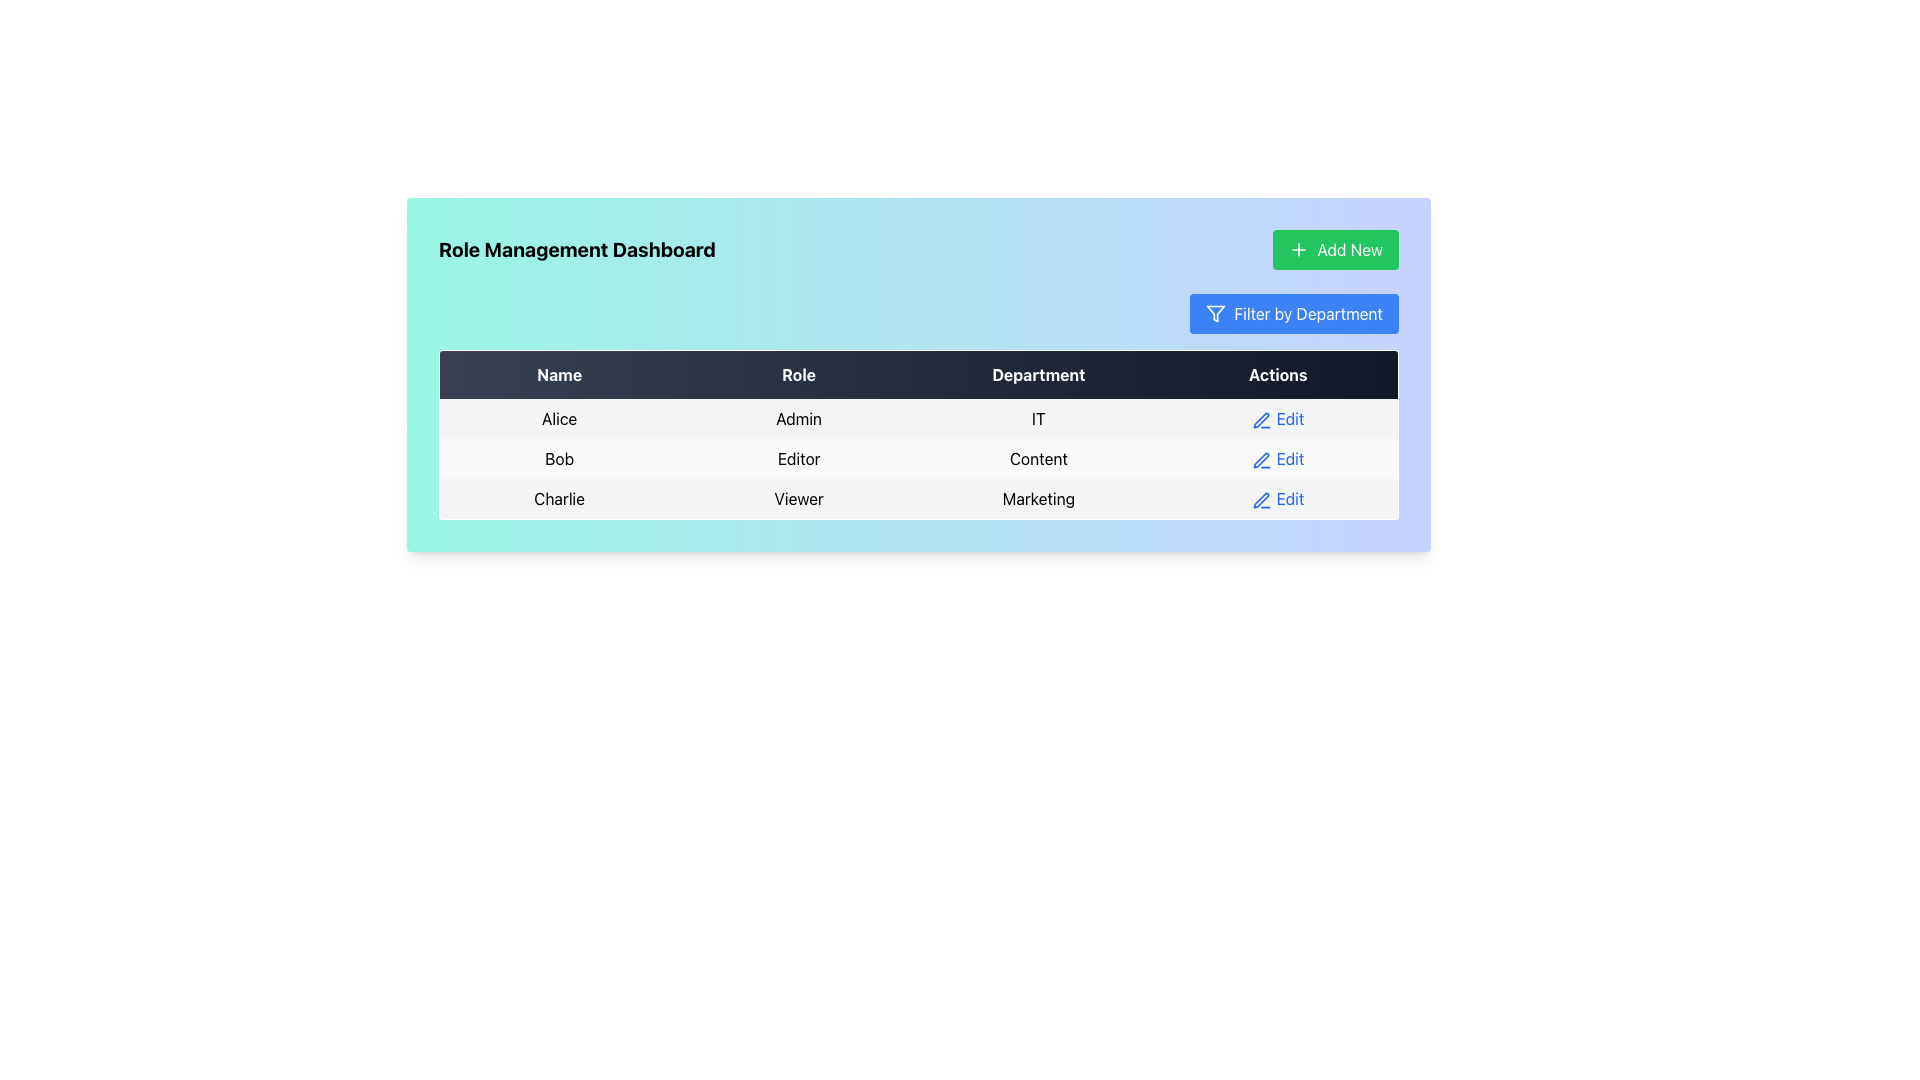  What do you see at coordinates (798, 459) in the screenshot?
I see `text 'Editor' located in the second cell of the 'Role' column in the second row of the table` at bounding box center [798, 459].